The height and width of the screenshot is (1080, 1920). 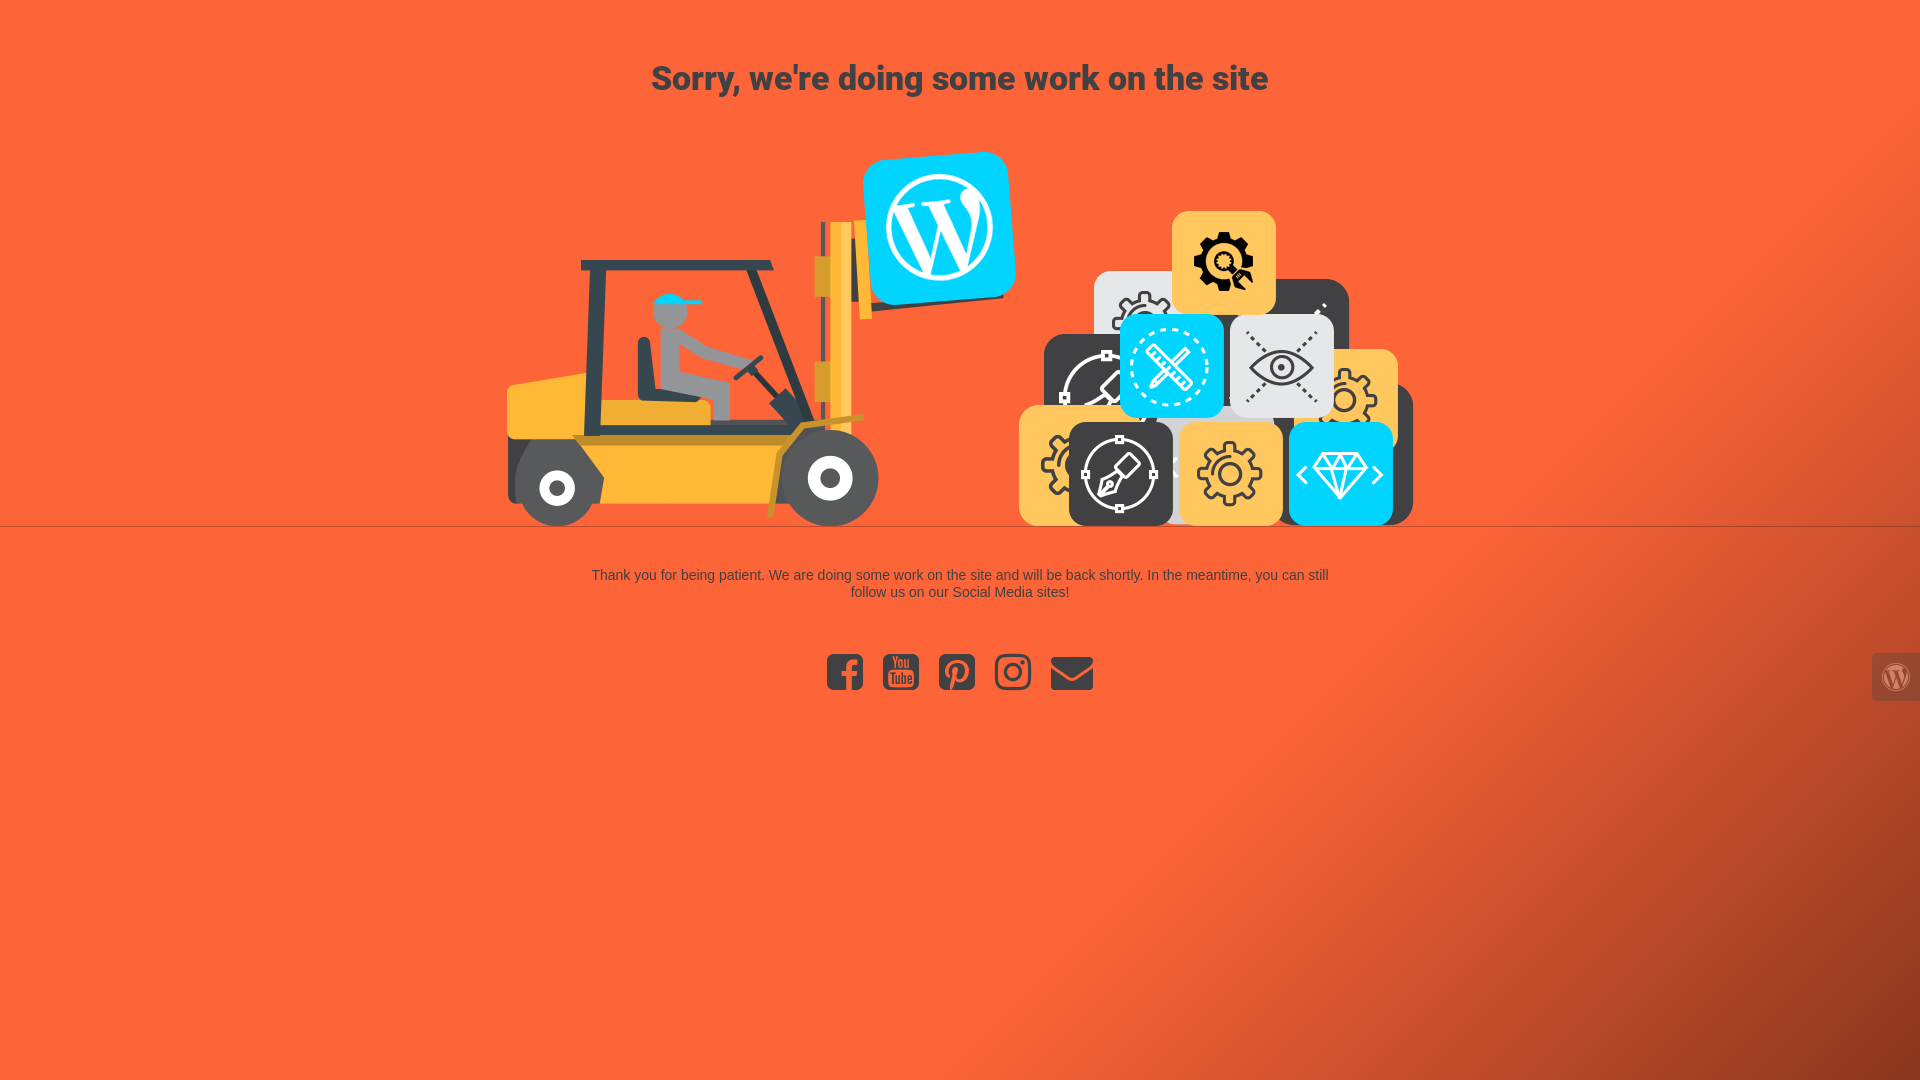 I want to click on 'Forklift at Work', so click(x=958, y=335).